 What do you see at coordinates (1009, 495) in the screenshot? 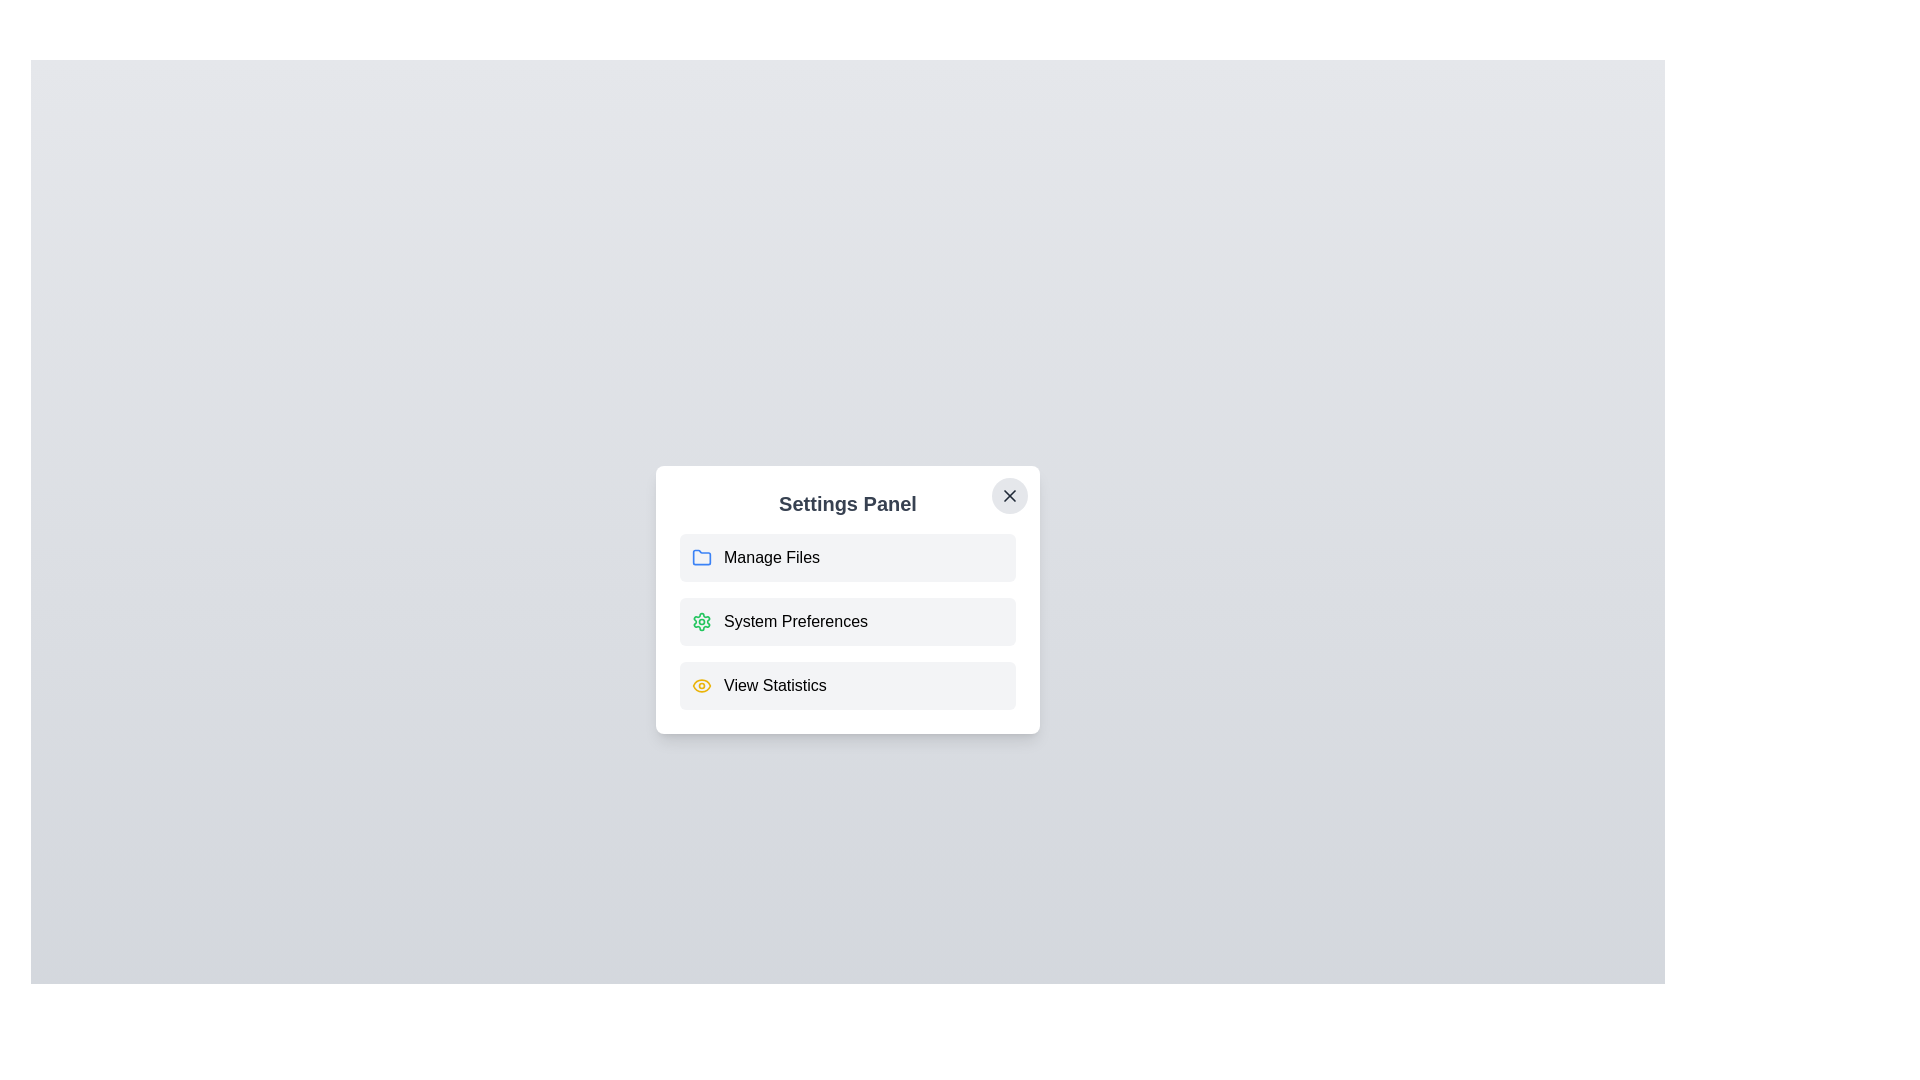
I see `the close button located in the top-right corner of the 'Settings Panel'` at bounding box center [1009, 495].